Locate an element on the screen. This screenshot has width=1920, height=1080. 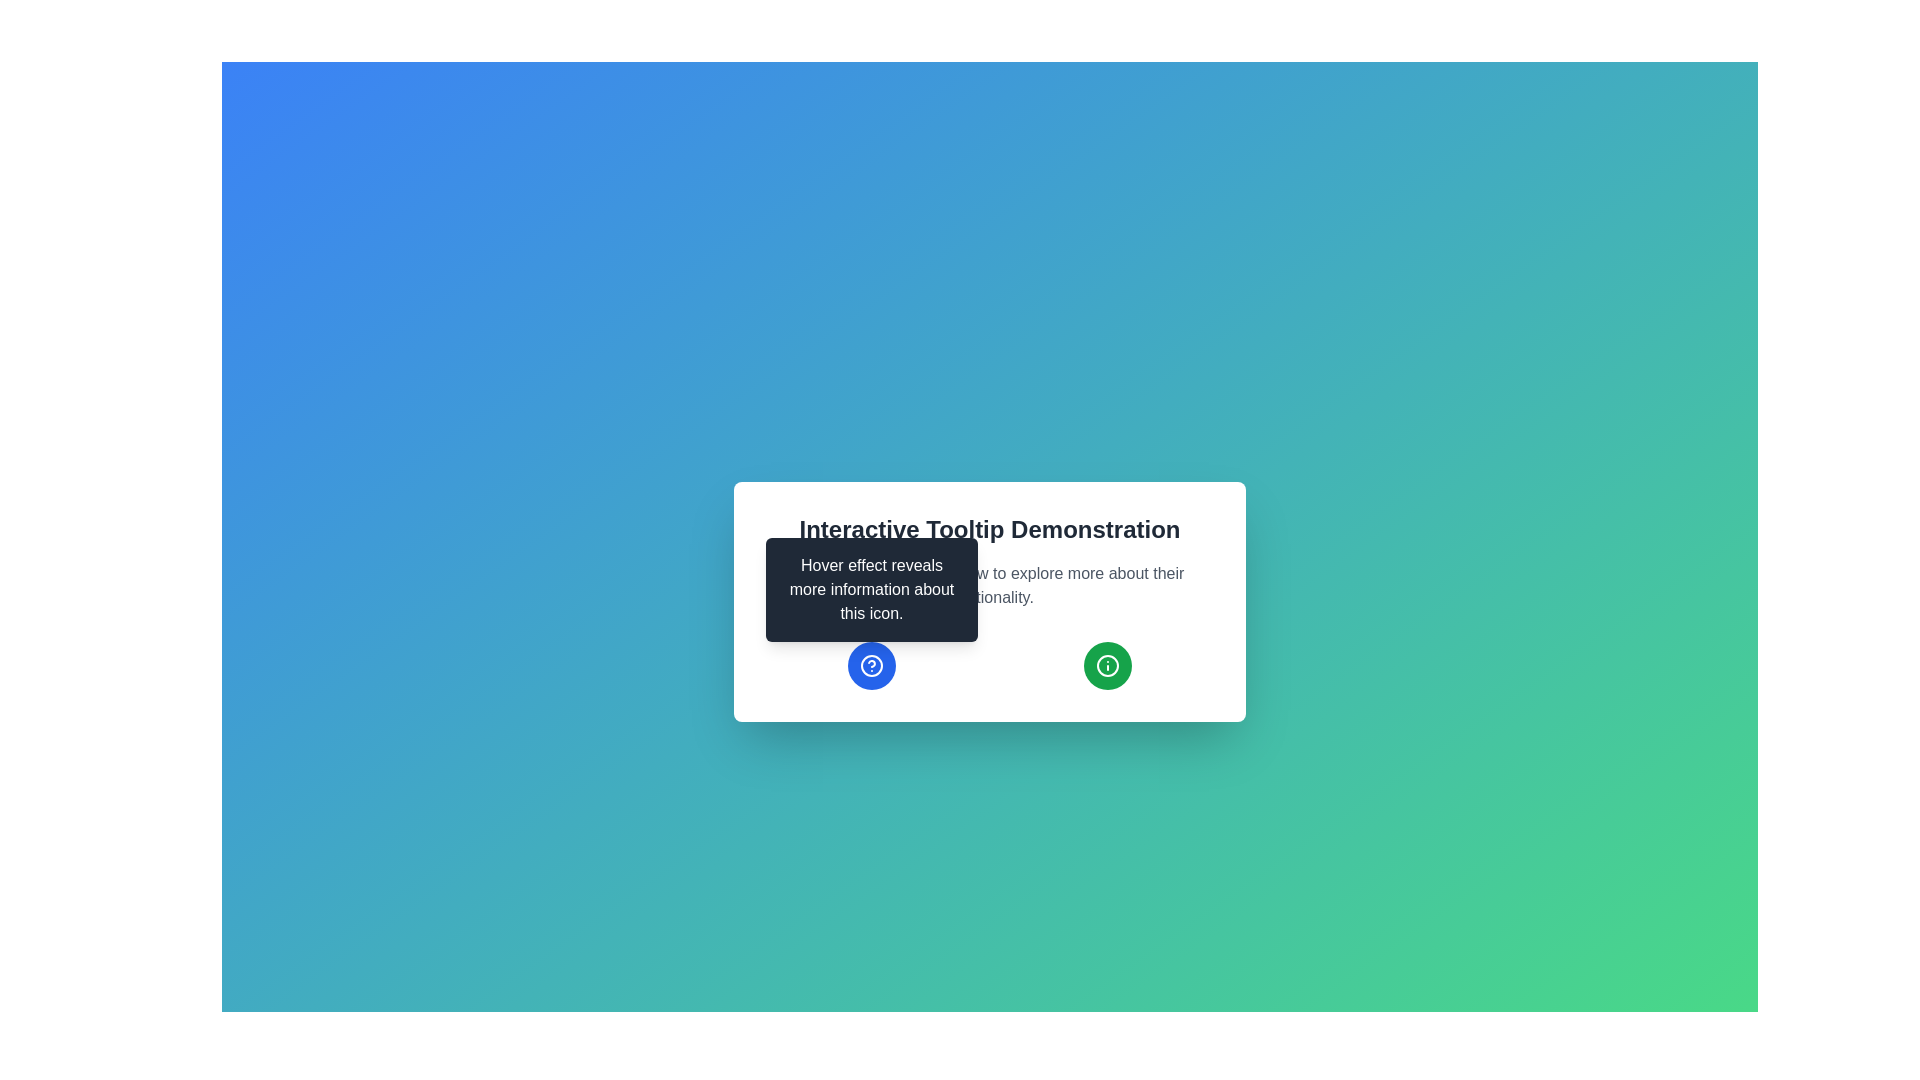
the information indicator icon, which is the second icon from the left in a horizontally centered layout at the bottom of the card is located at coordinates (1107, 666).